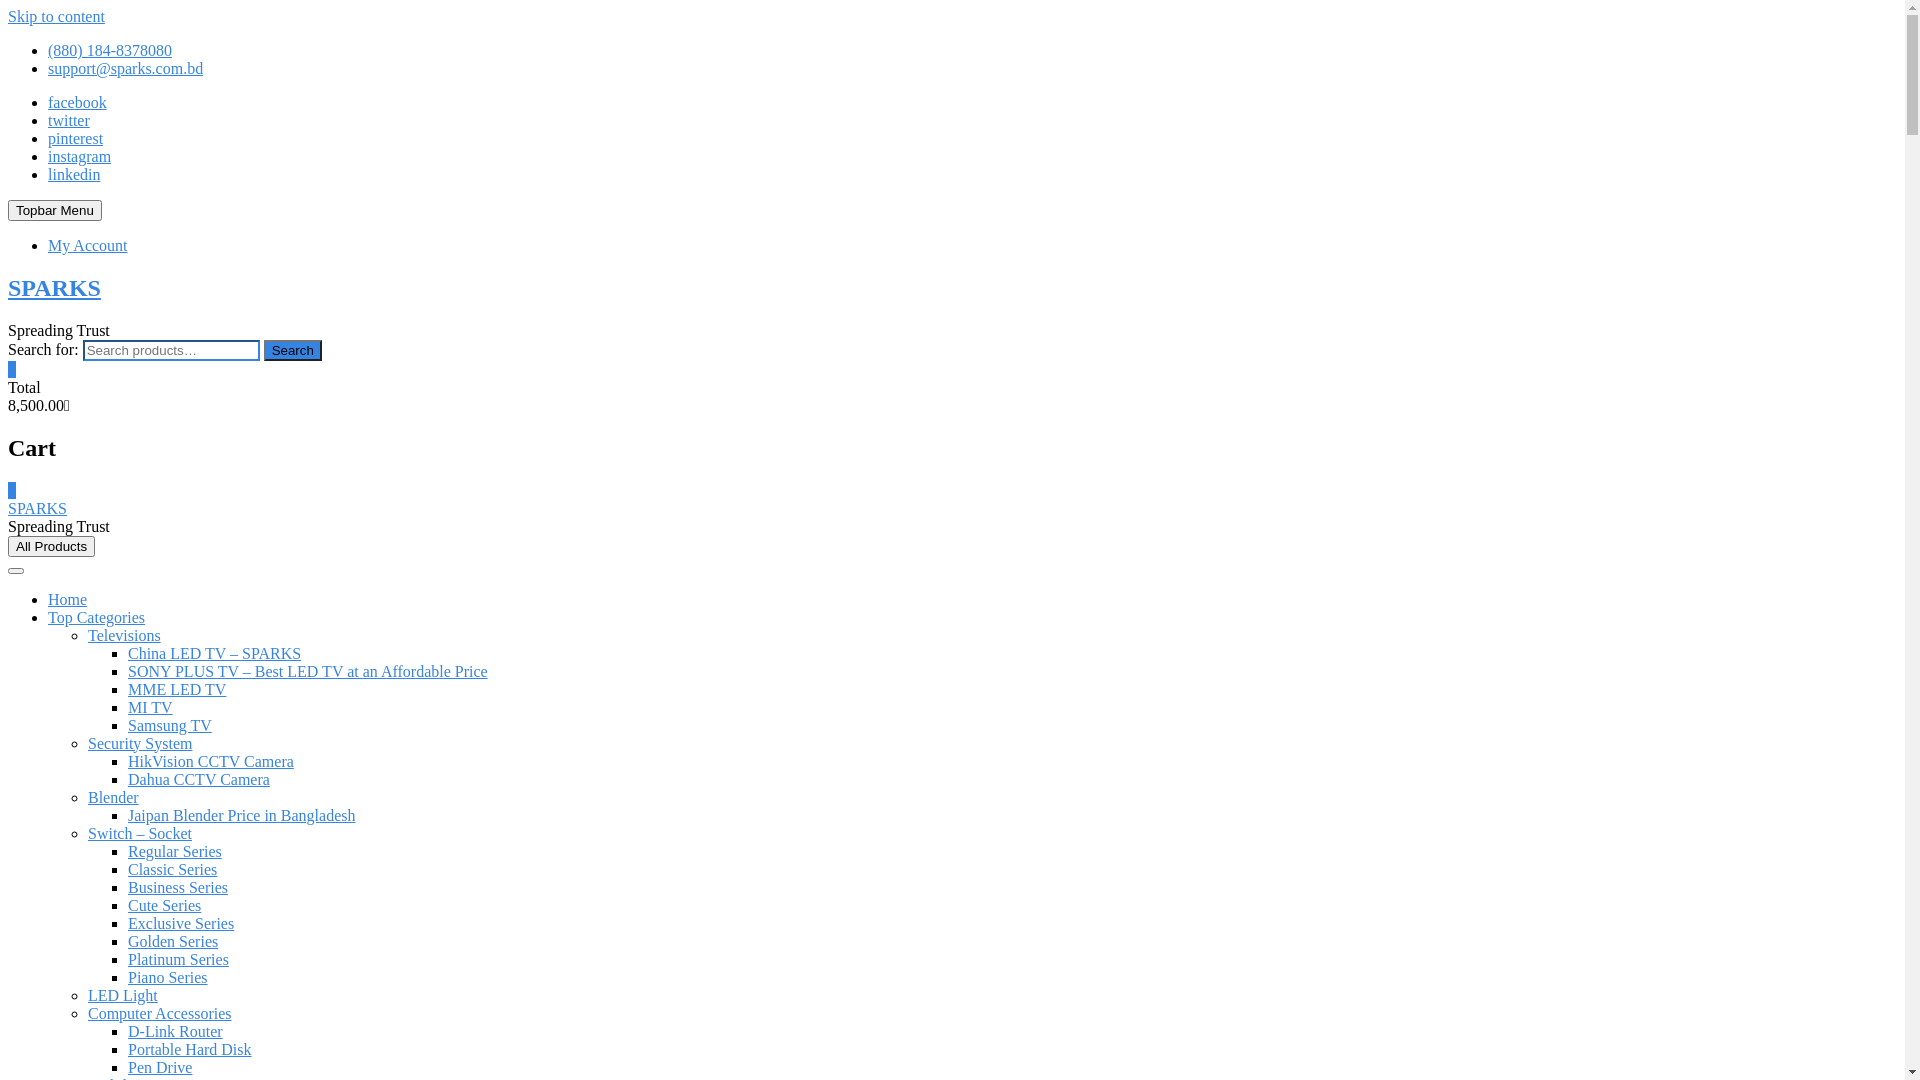 Image resolution: width=1920 pixels, height=1080 pixels. I want to click on 'support@sparks.com.bd', so click(124, 67).